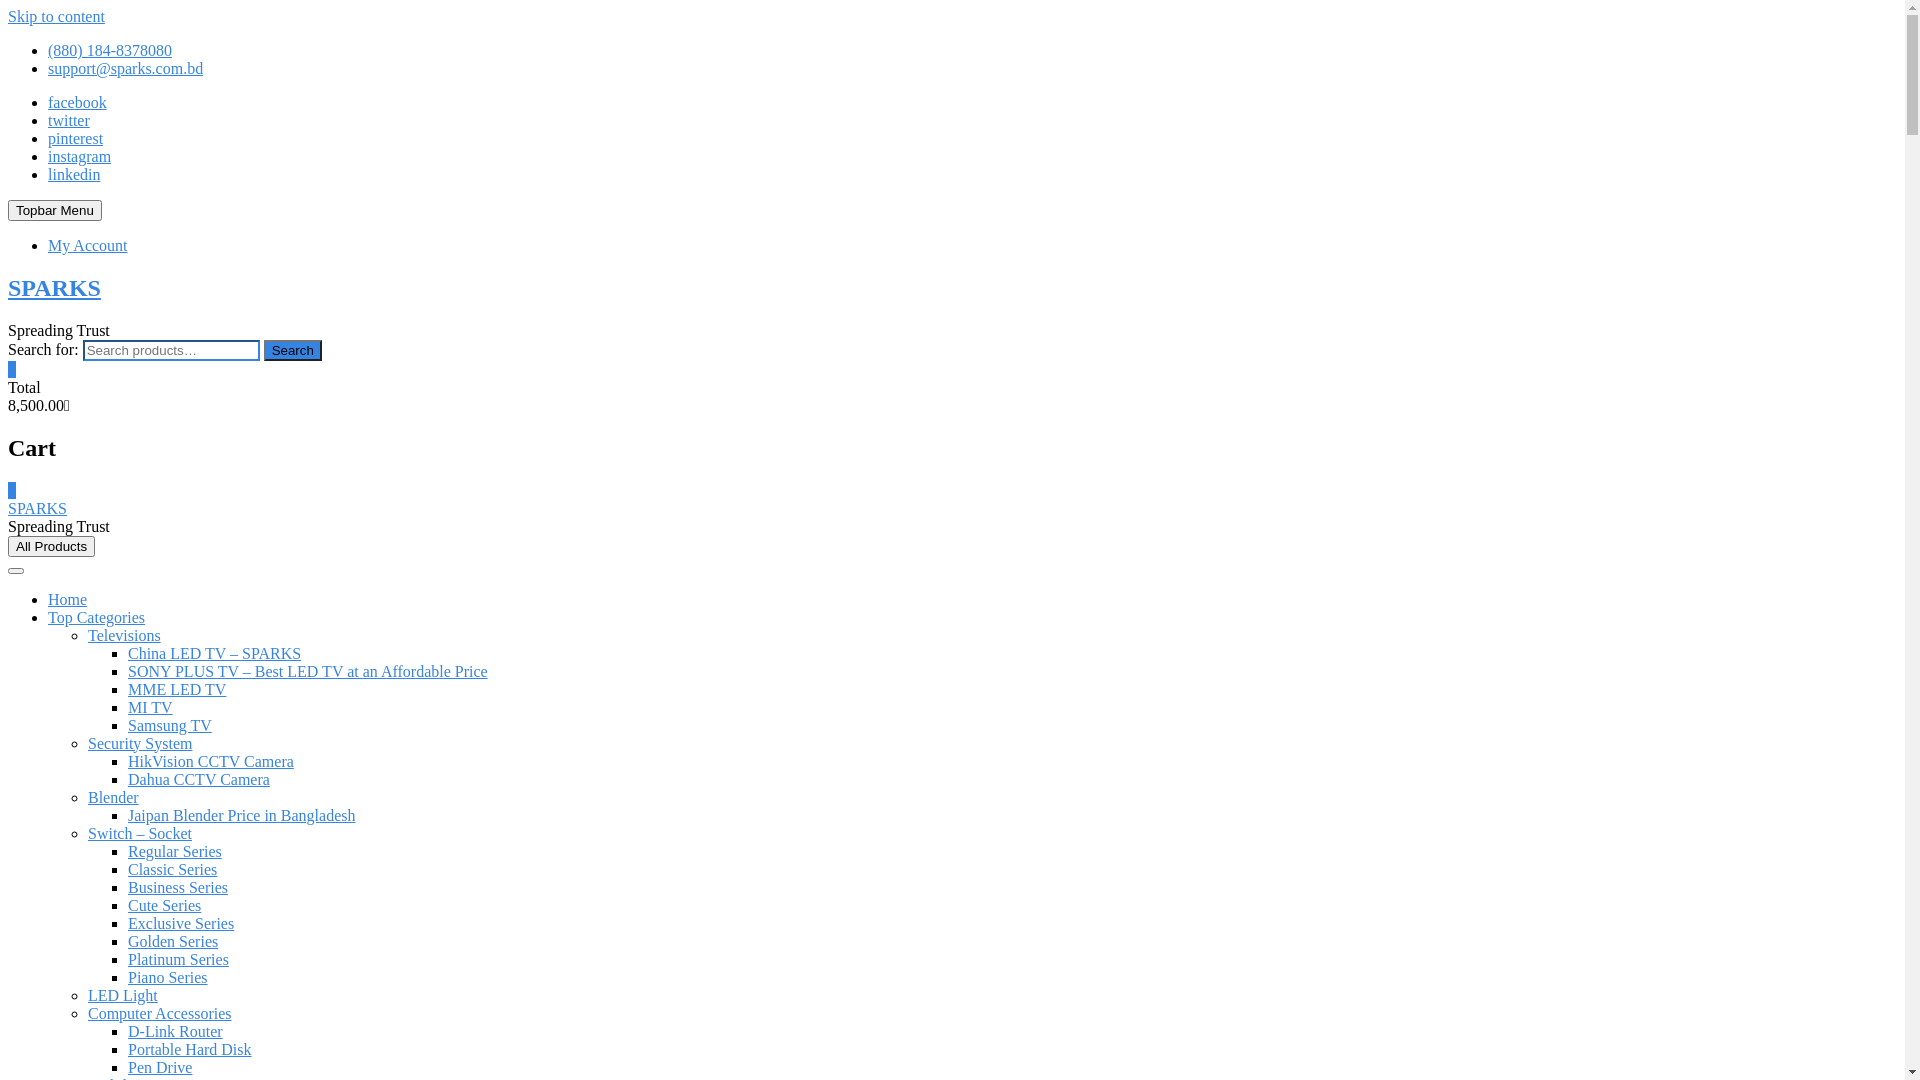 Image resolution: width=1920 pixels, height=1080 pixels. I want to click on 'support@sparks.com.bd', so click(124, 67).